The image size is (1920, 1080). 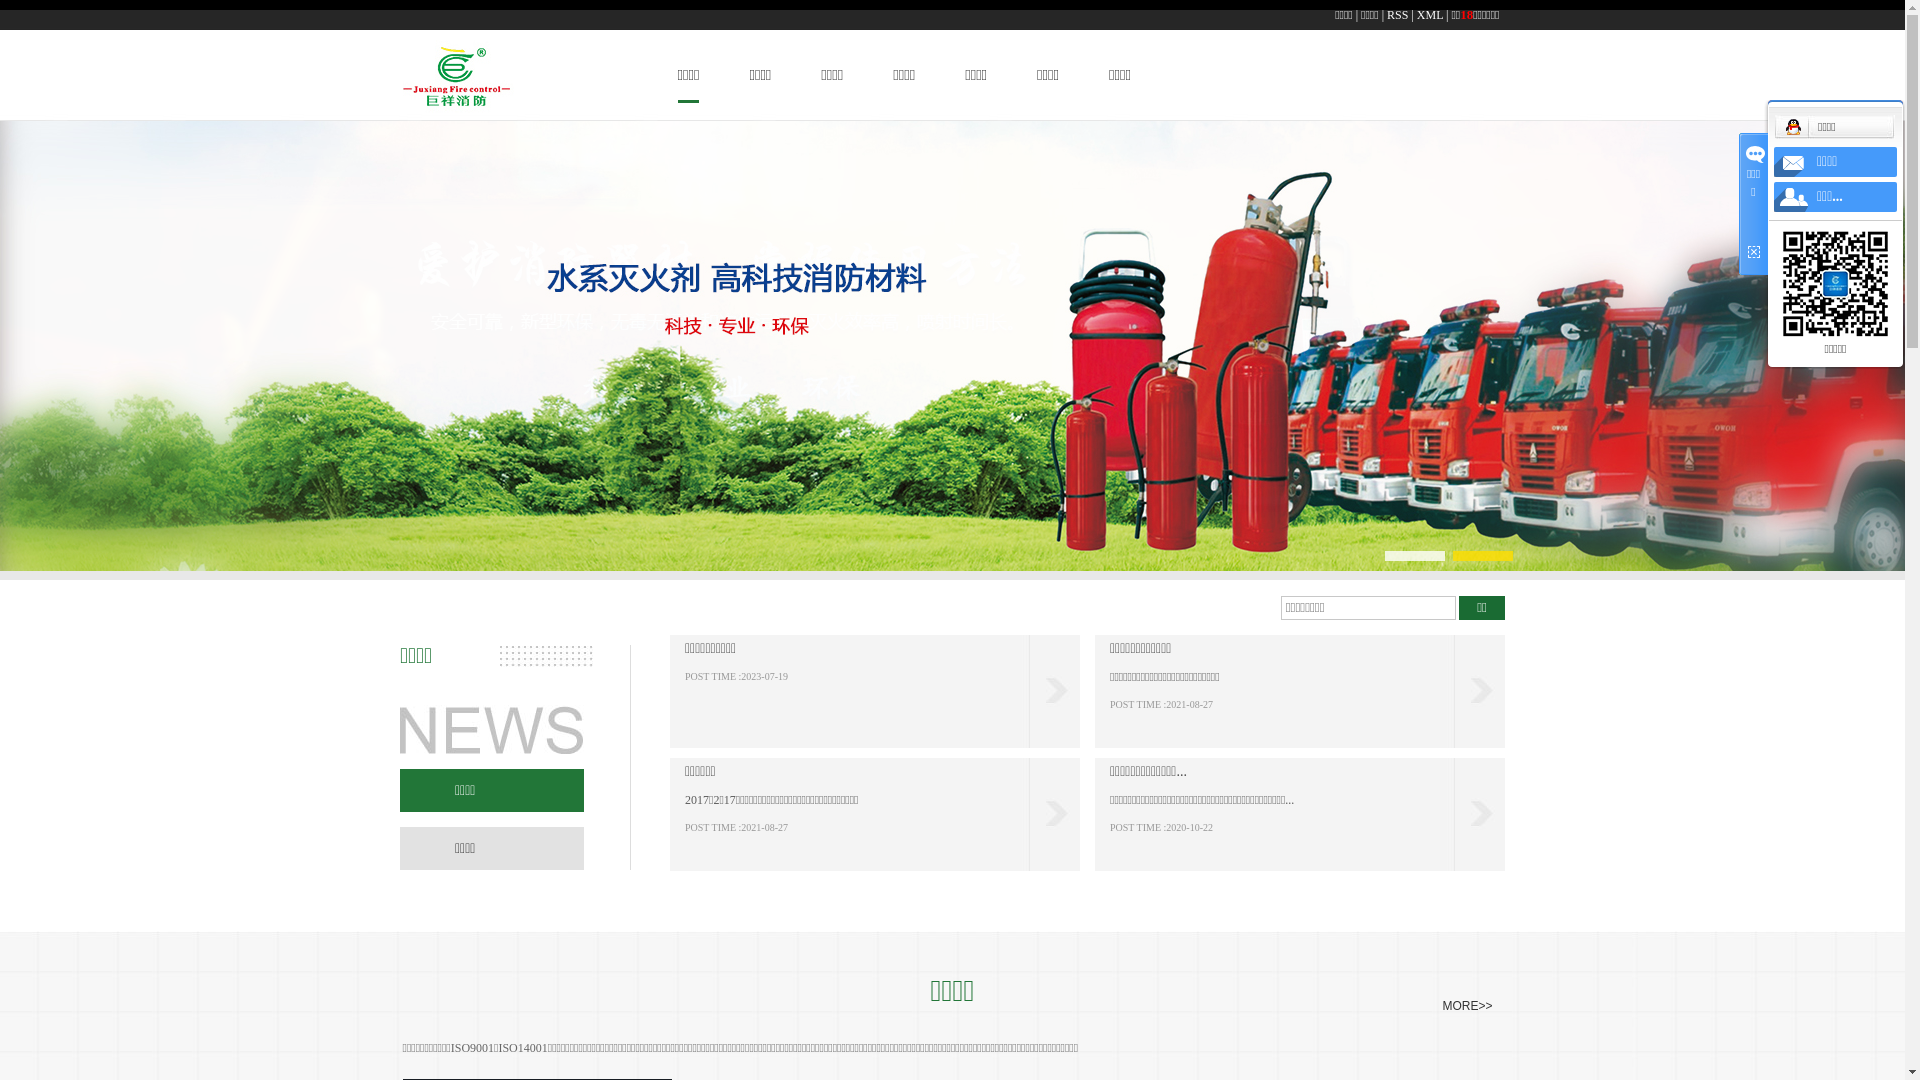 What do you see at coordinates (1387, 555) in the screenshot?
I see `'1'` at bounding box center [1387, 555].